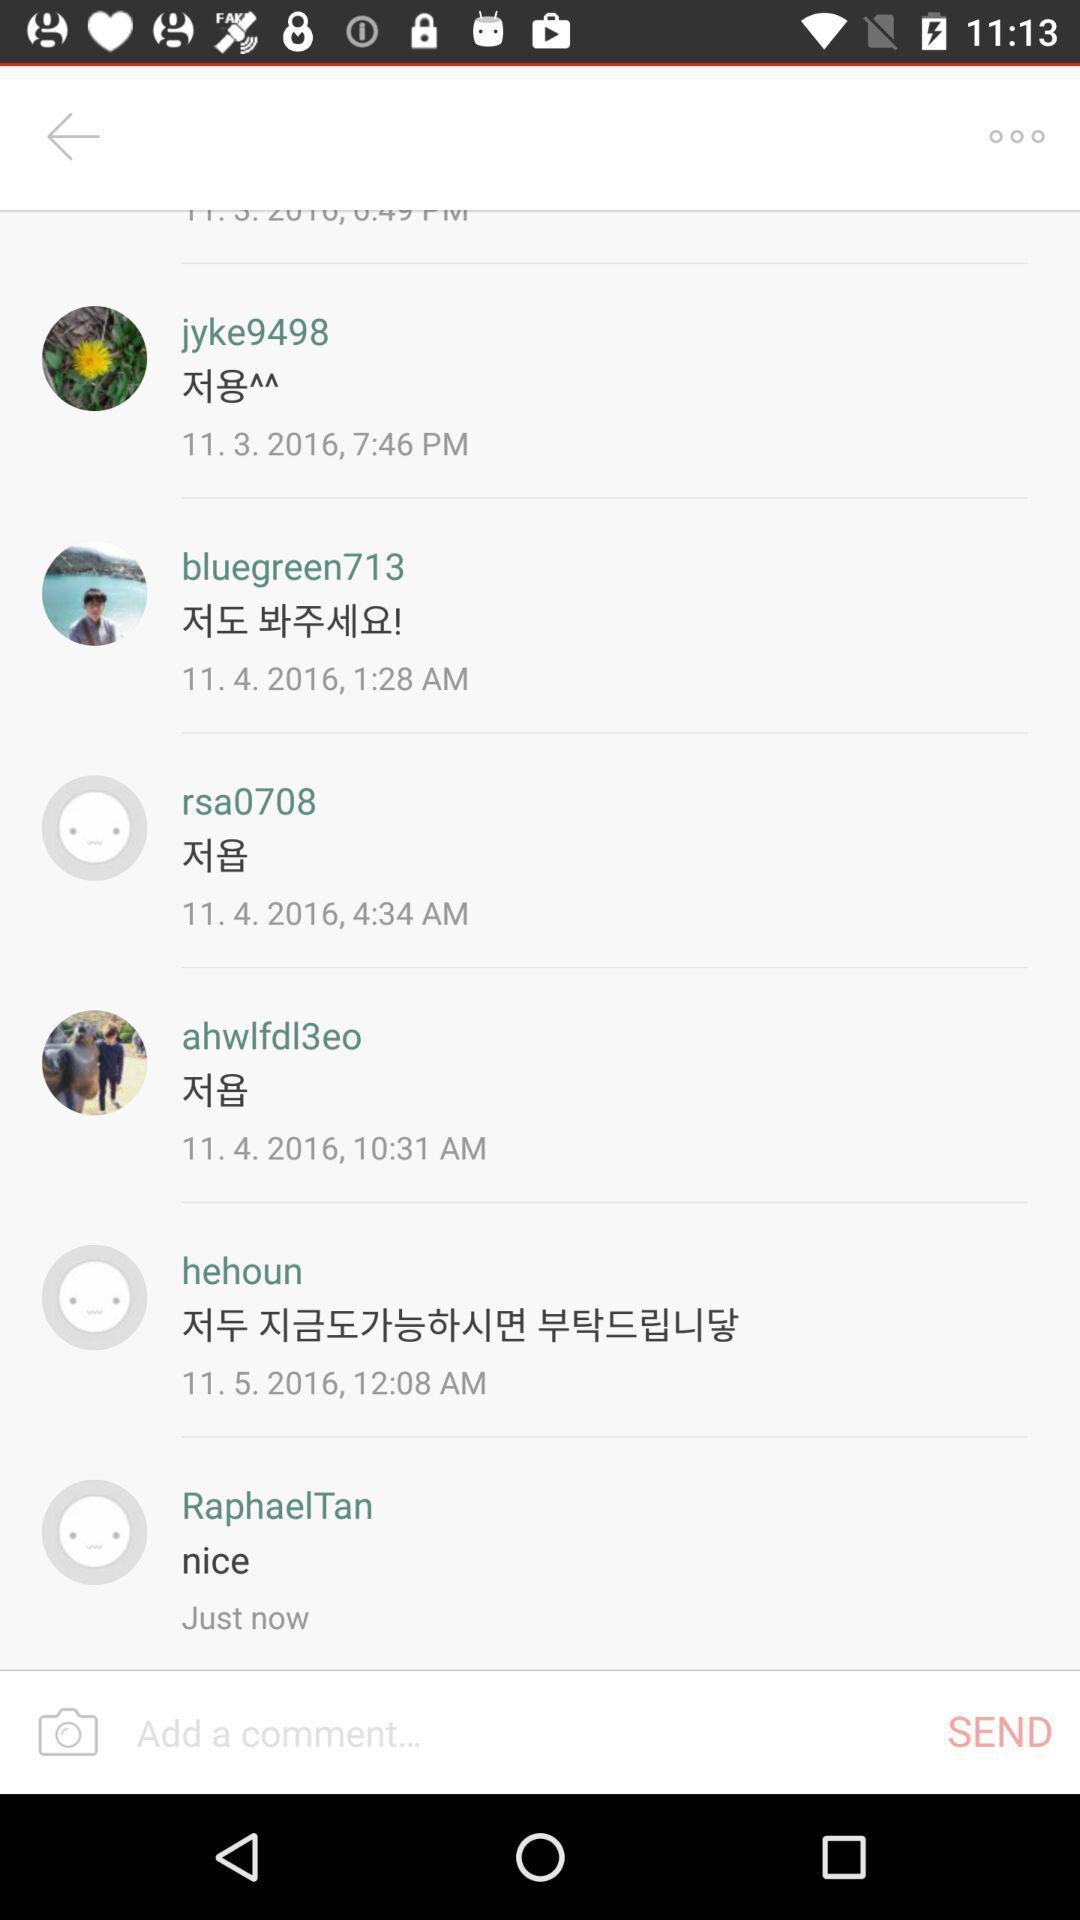 This screenshot has height=1920, width=1080. I want to click on profile, so click(94, 358).